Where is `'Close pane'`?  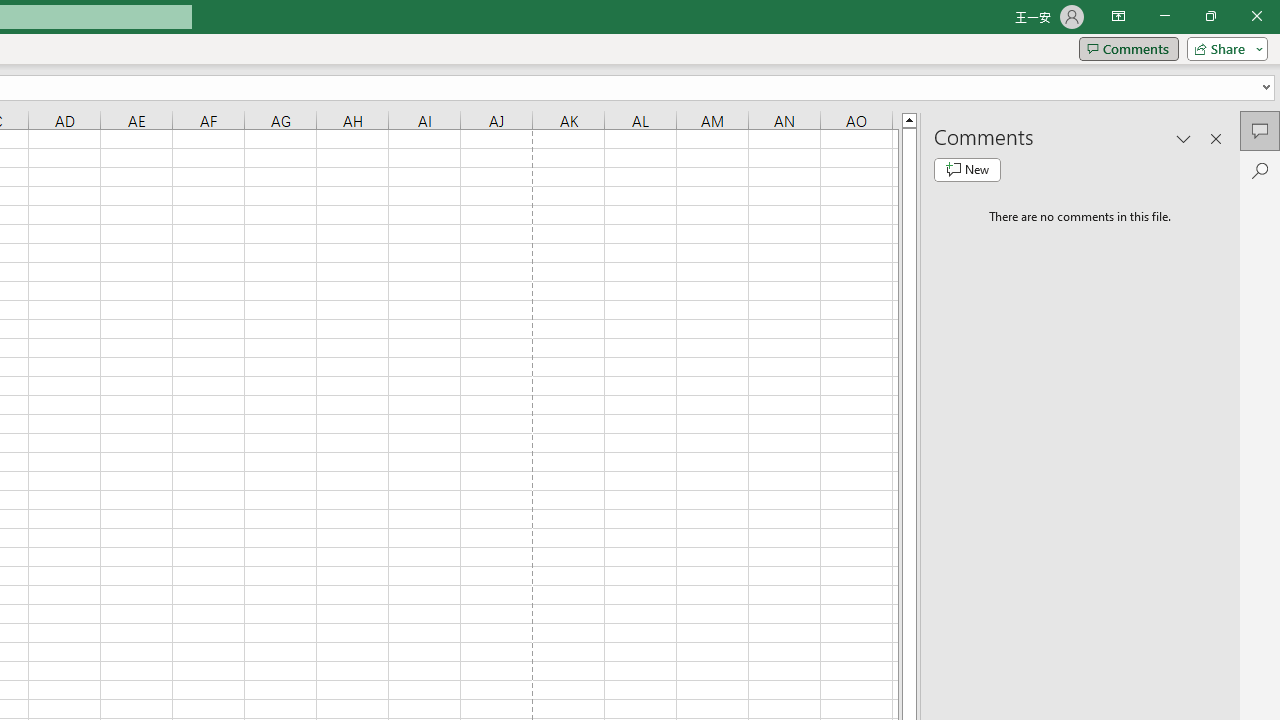 'Close pane' is located at coordinates (1215, 137).